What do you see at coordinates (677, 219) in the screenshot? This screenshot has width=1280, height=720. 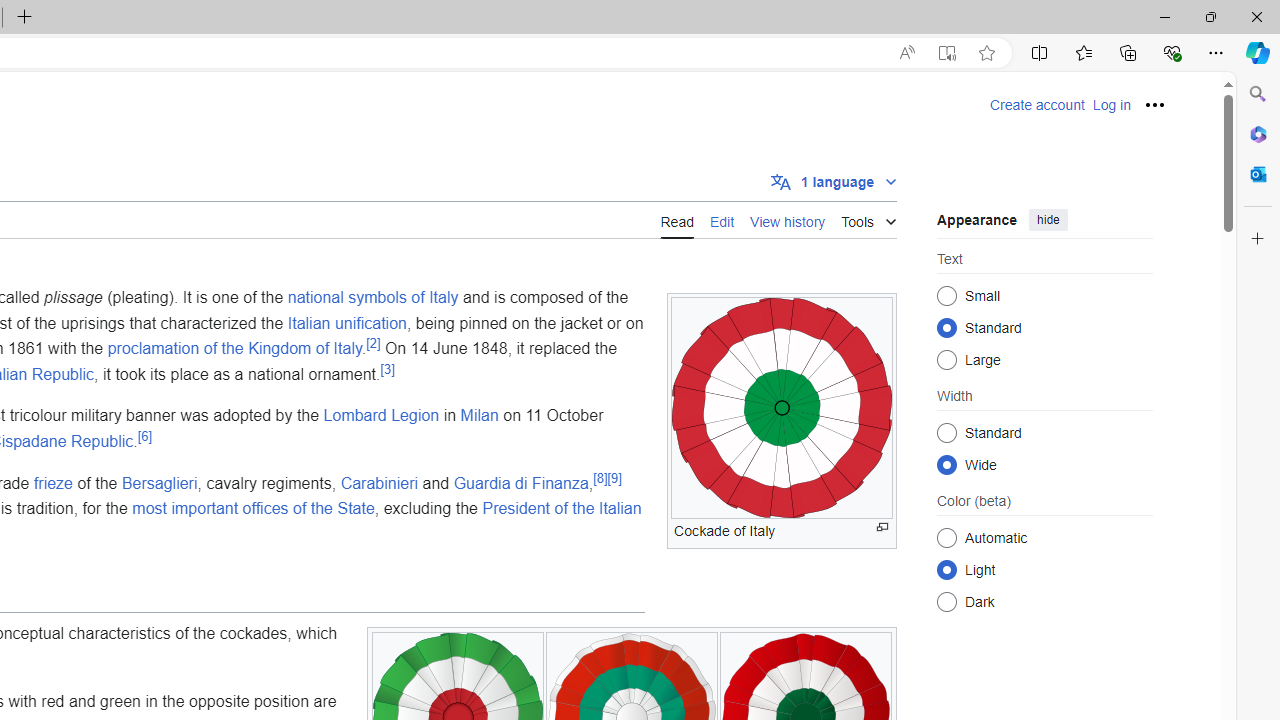 I see `'Read'` at bounding box center [677, 219].